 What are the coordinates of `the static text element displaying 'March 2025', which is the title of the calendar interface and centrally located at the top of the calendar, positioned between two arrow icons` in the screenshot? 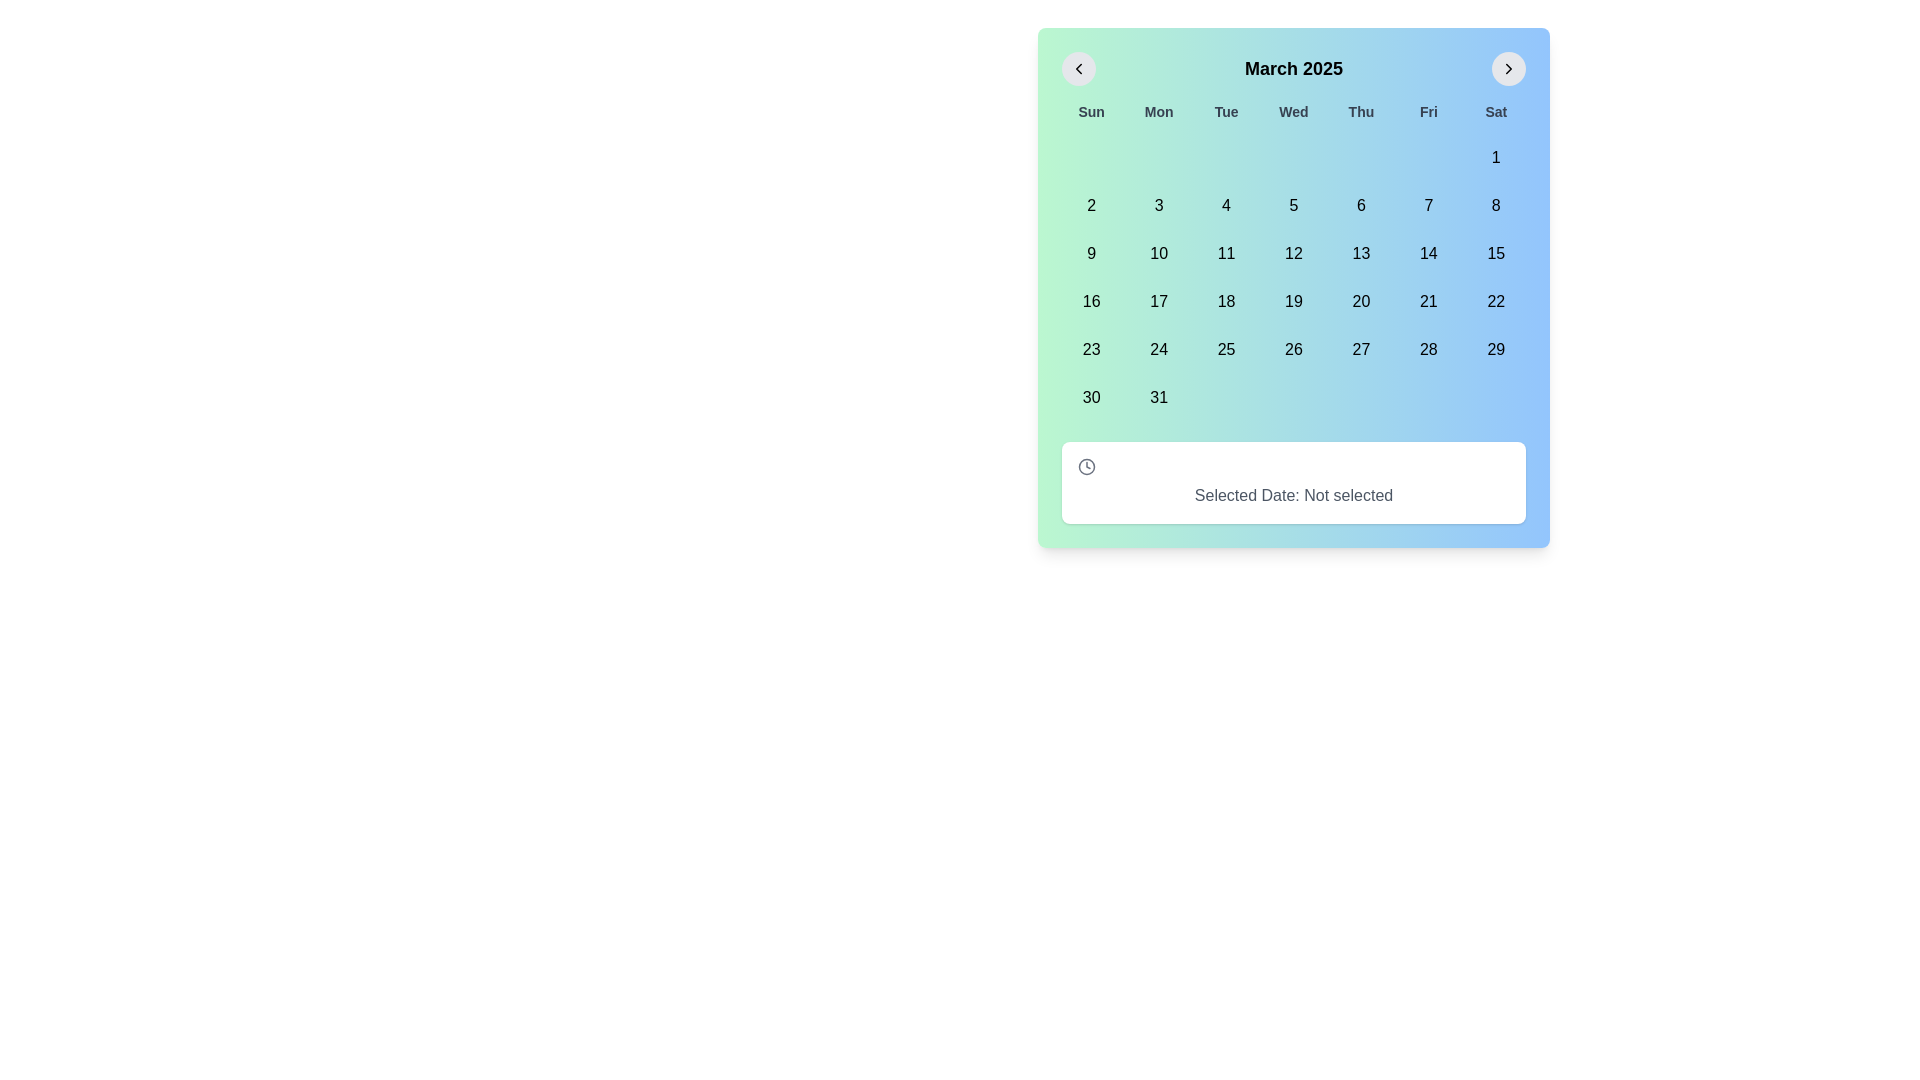 It's located at (1294, 68).